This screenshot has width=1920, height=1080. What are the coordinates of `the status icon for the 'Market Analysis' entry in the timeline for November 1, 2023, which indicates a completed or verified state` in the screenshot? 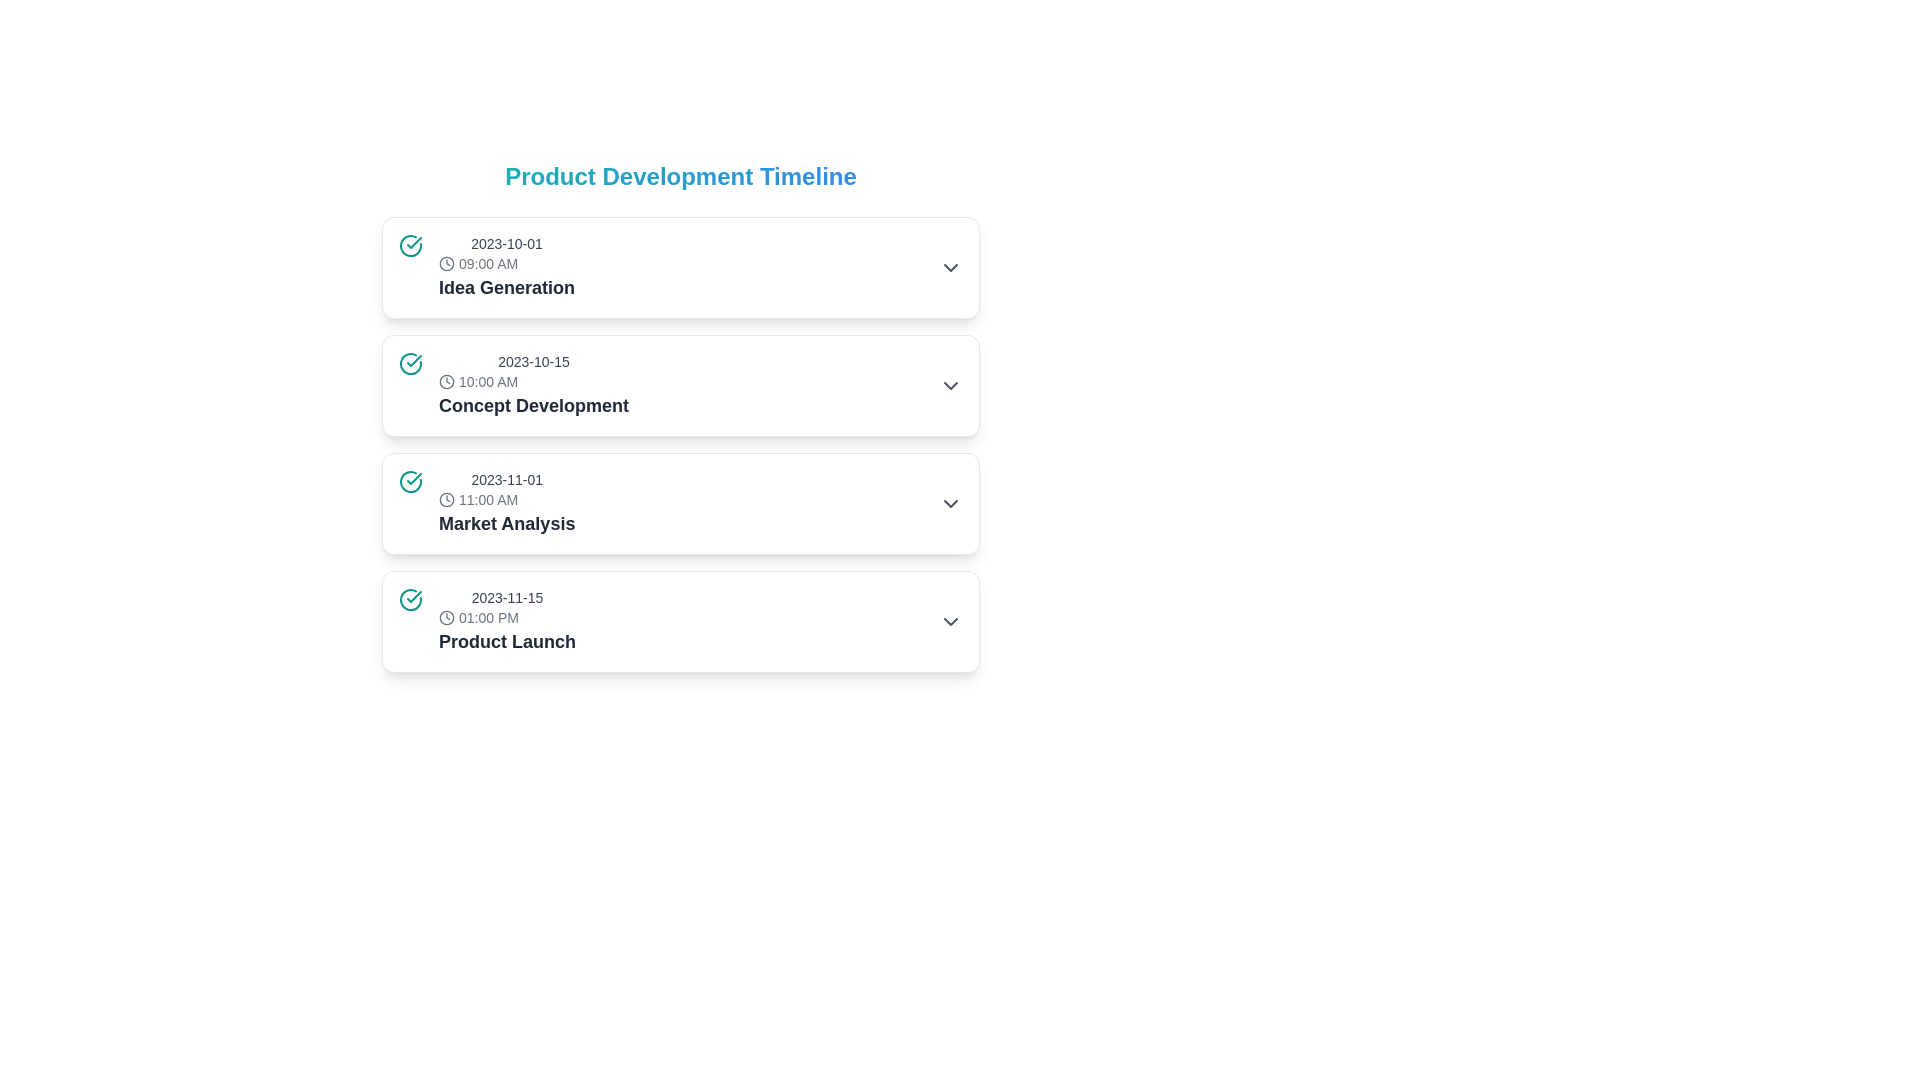 It's located at (410, 482).